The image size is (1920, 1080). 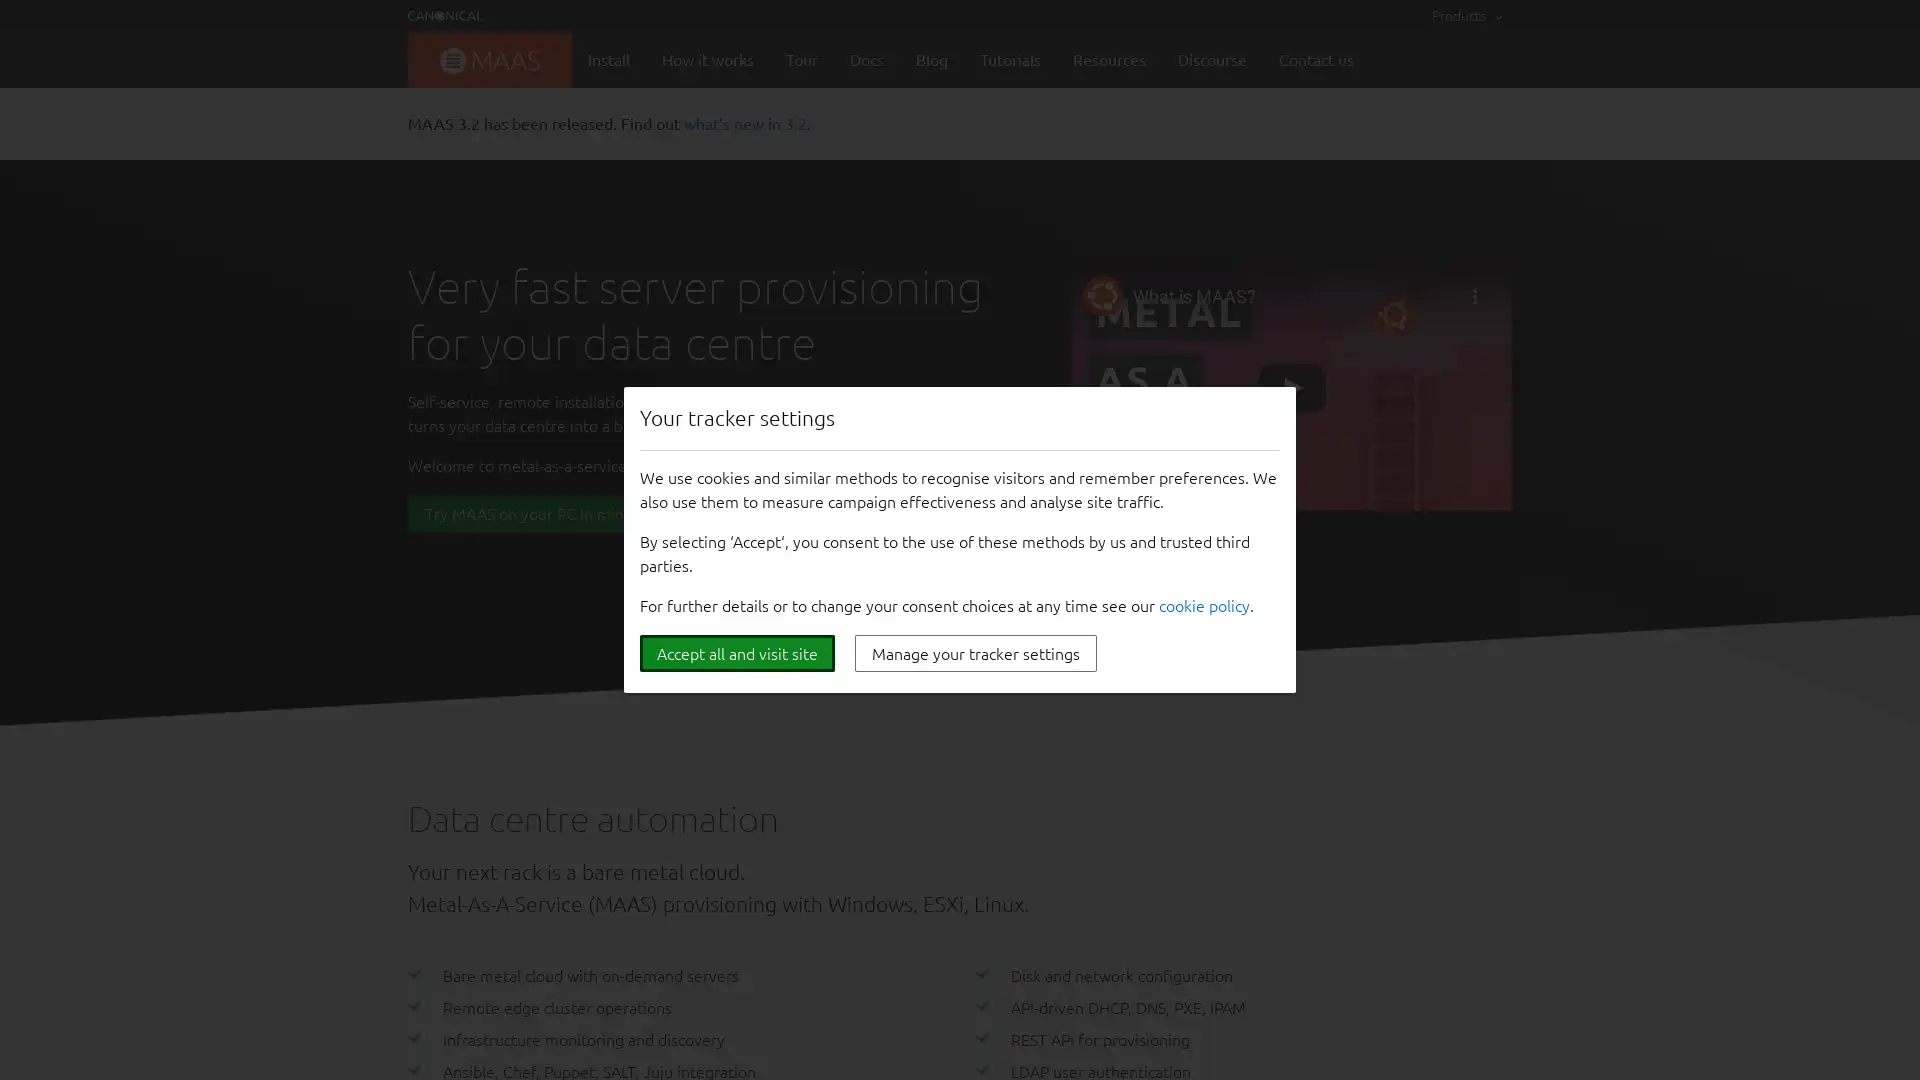 What do you see at coordinates (736, 653) in the screenshot?
I see `Accept all and visit site` at bounding box center [736, 653].